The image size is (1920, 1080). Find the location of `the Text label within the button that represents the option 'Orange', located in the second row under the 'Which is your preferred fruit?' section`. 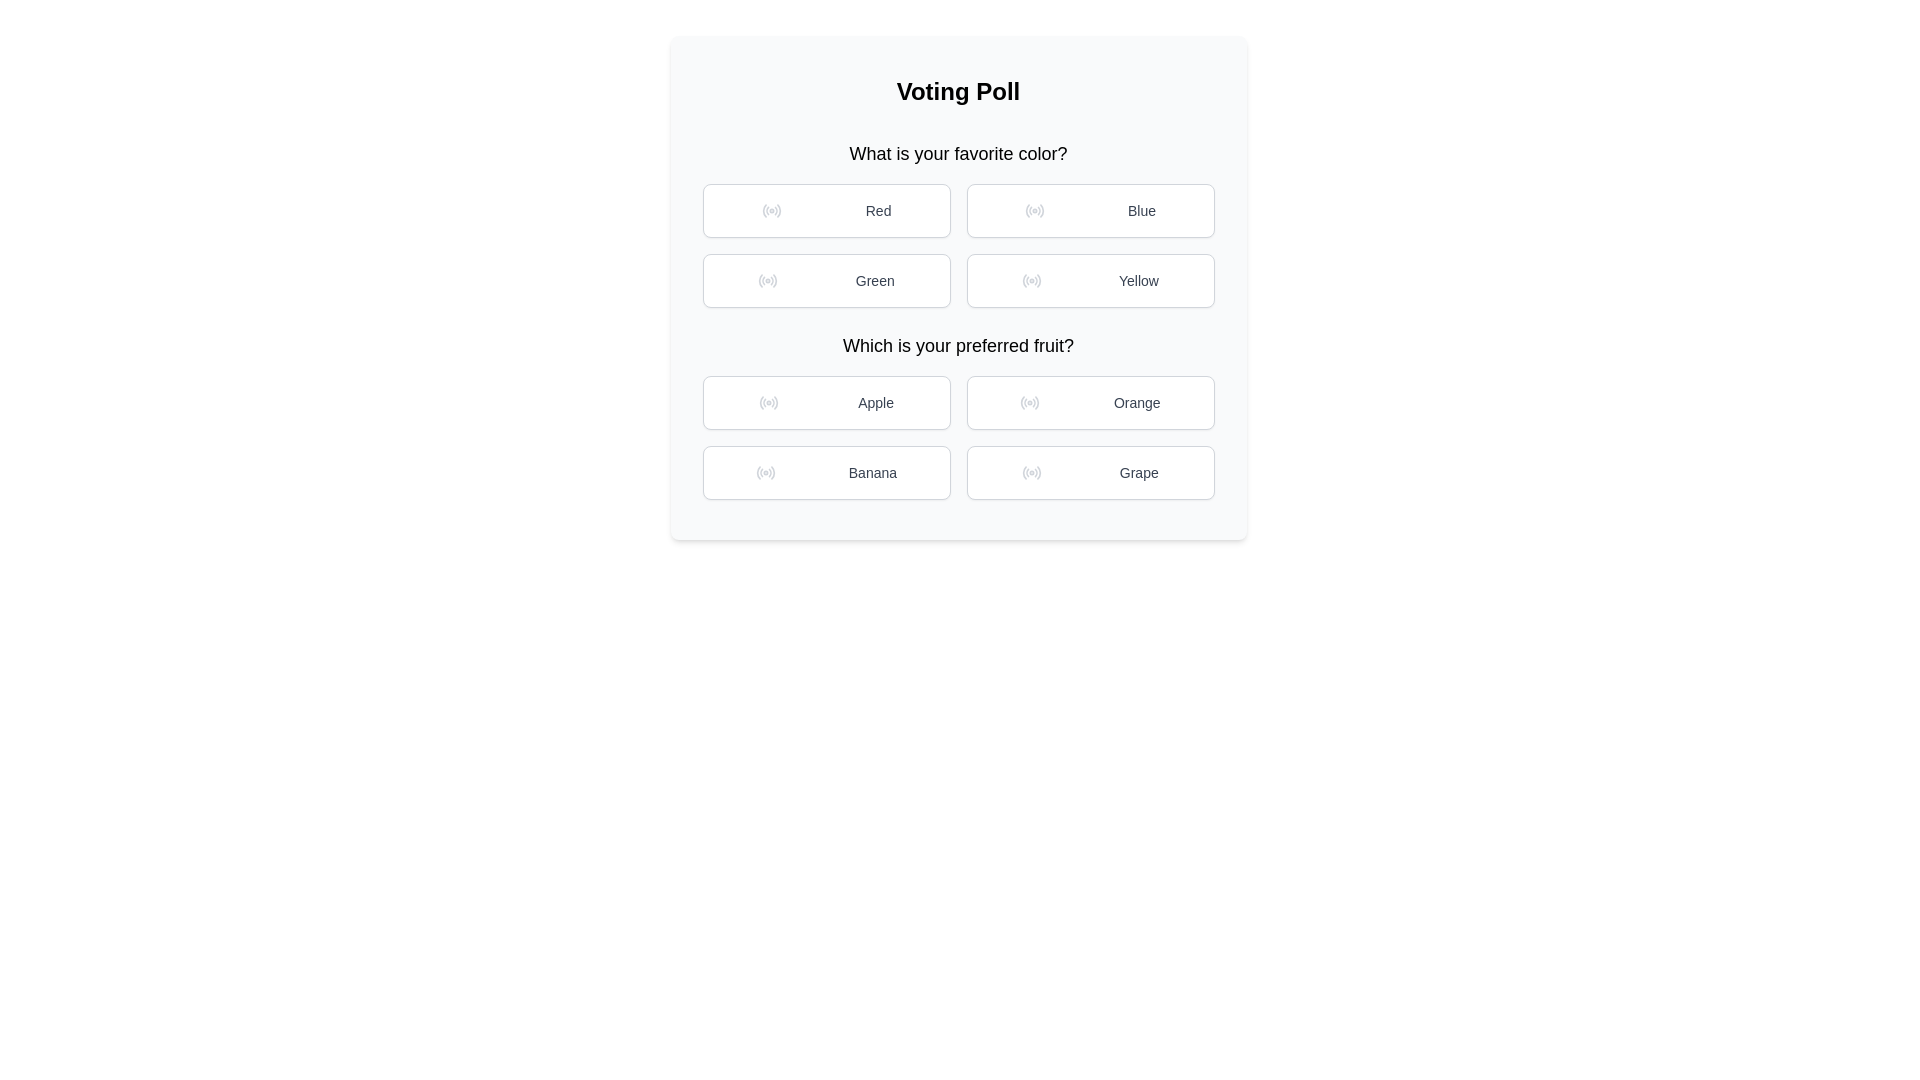

the Text label within the button that represents the option 'Orange', located in the second row under the 'Which is your preferred fruit?' section is located at coordinates (1137, 402).